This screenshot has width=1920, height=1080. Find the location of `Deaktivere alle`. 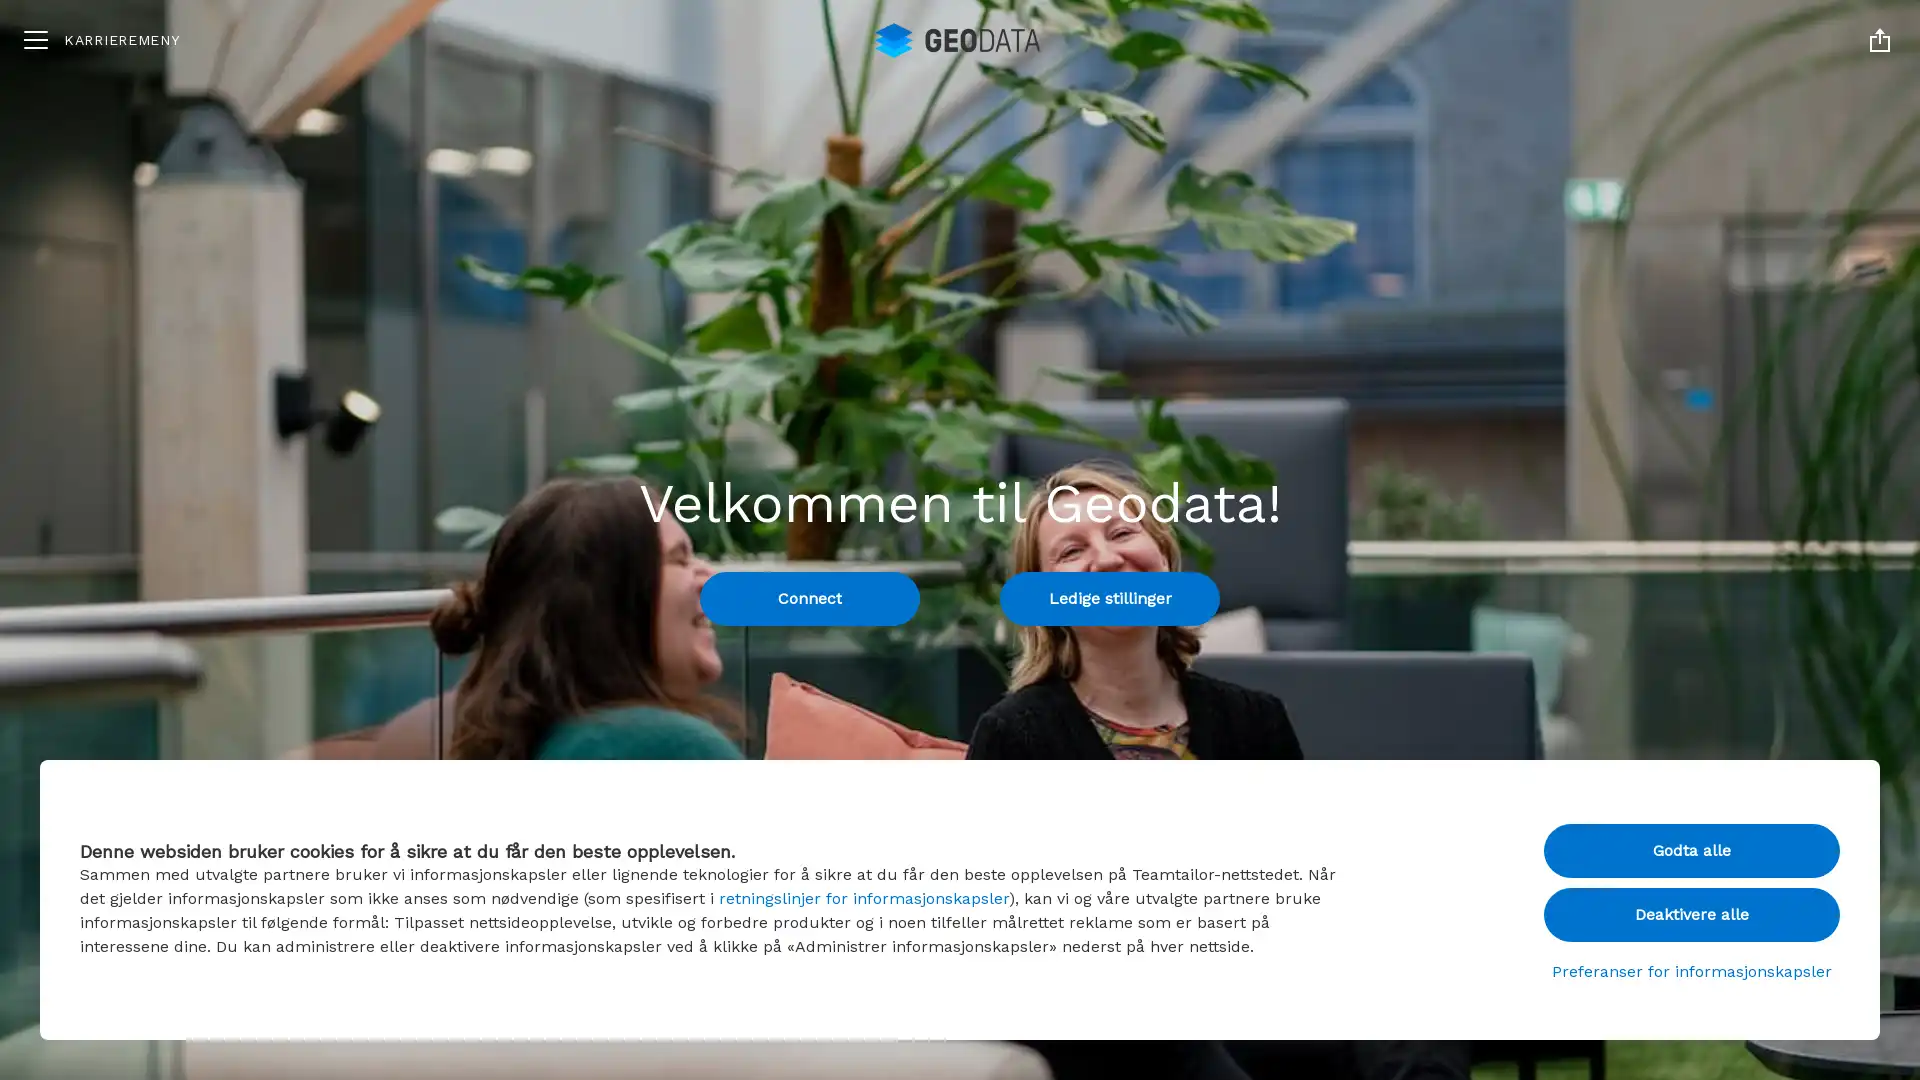

Deaktivere alle is located at coordinates (1691, 914).